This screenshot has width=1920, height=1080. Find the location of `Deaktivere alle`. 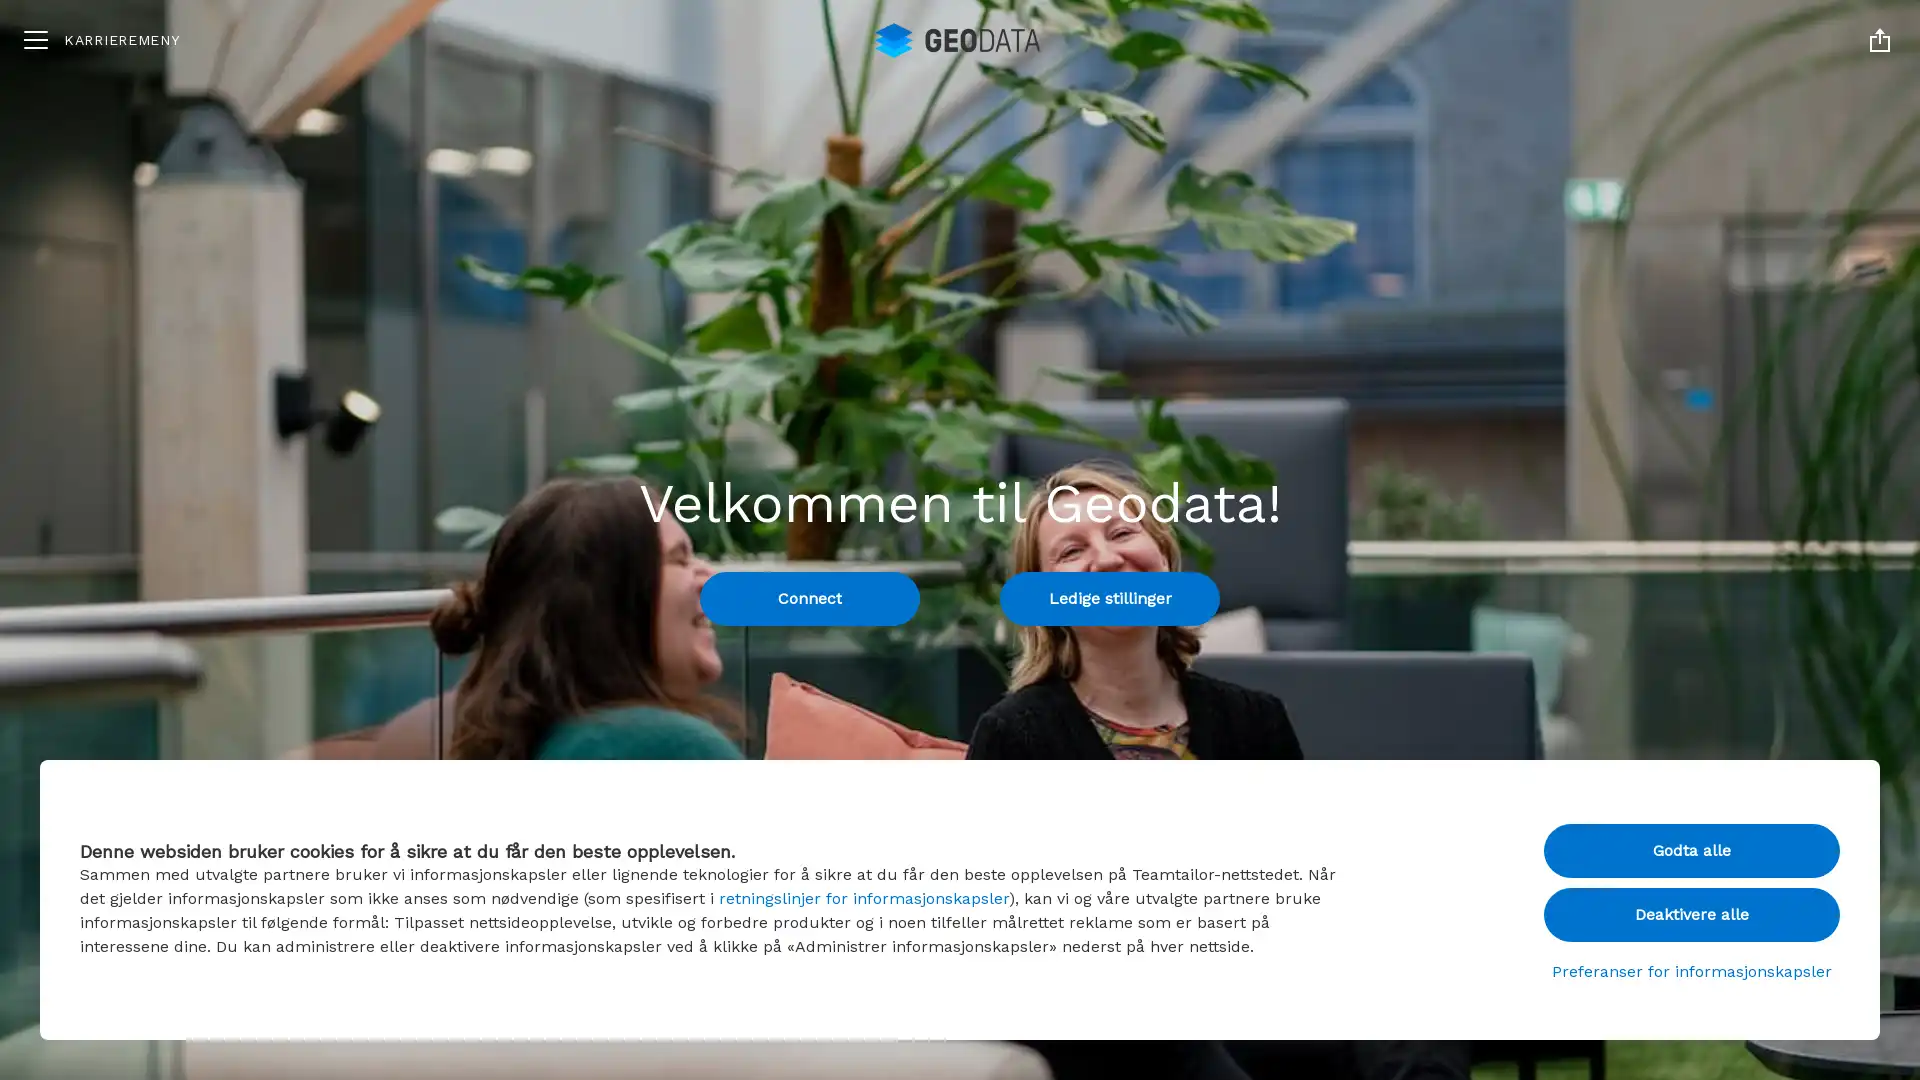

Deaktivere alle is located at coordinates (1691, 914).